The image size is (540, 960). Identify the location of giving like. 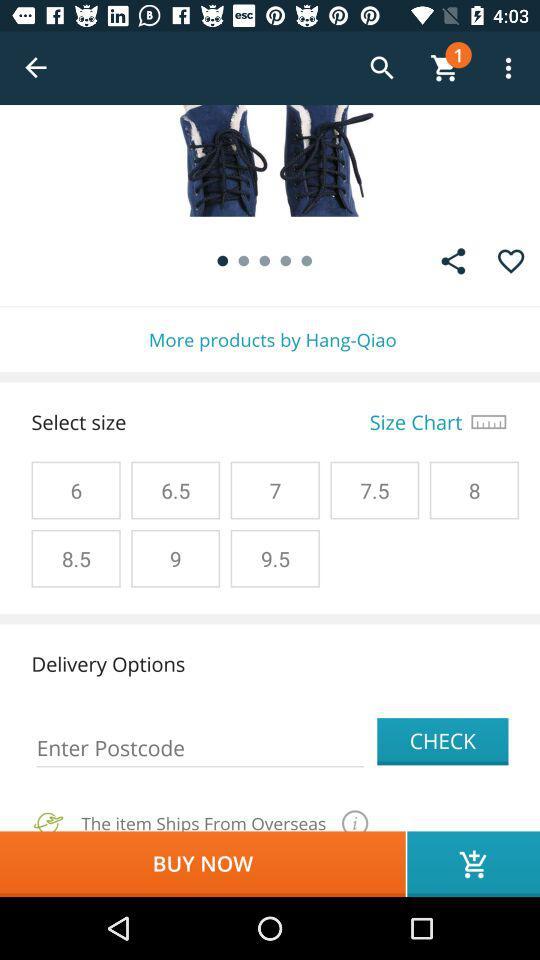
(511, 260).